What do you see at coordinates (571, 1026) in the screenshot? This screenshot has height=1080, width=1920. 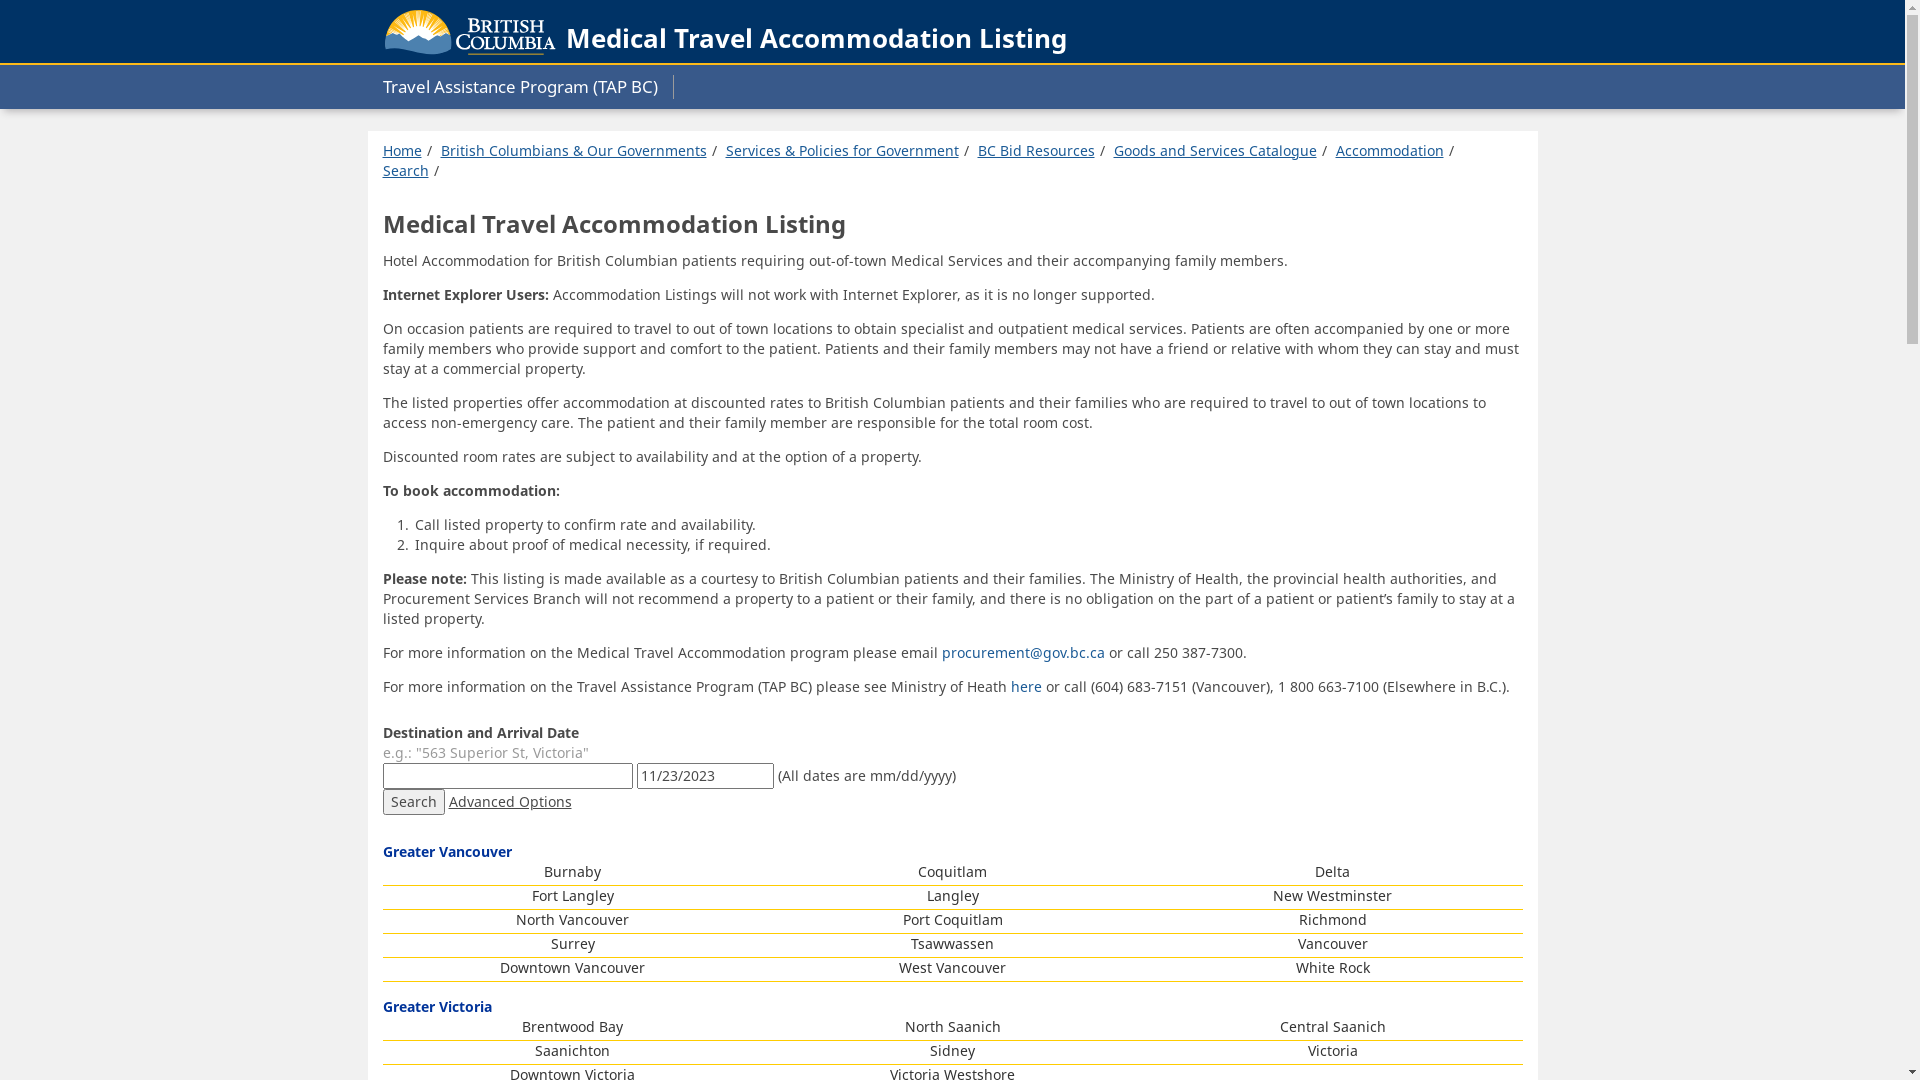 I see `'Brentwood Bay'` at bounding box center [571, 1026].